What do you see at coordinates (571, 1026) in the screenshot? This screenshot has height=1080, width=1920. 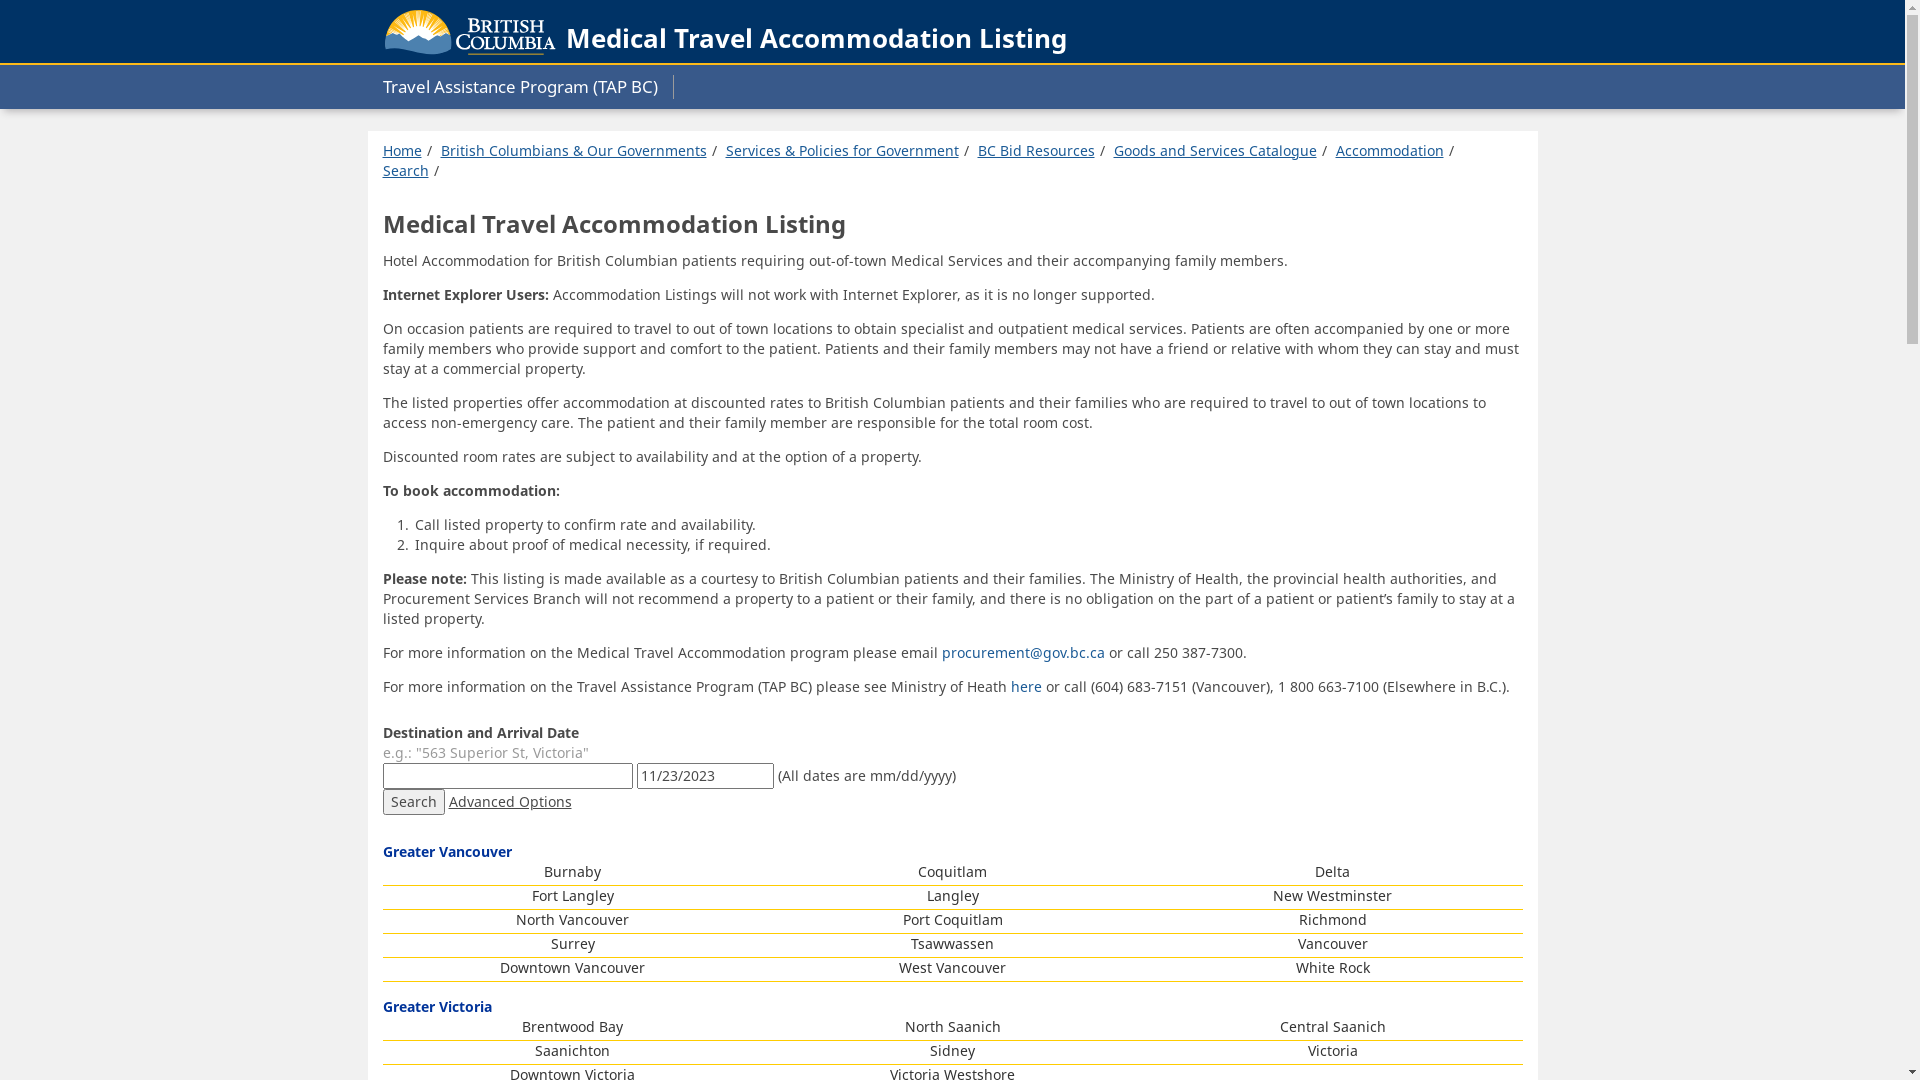 I see `'Brentwood Bay'` at bounding box center [571, 1026].